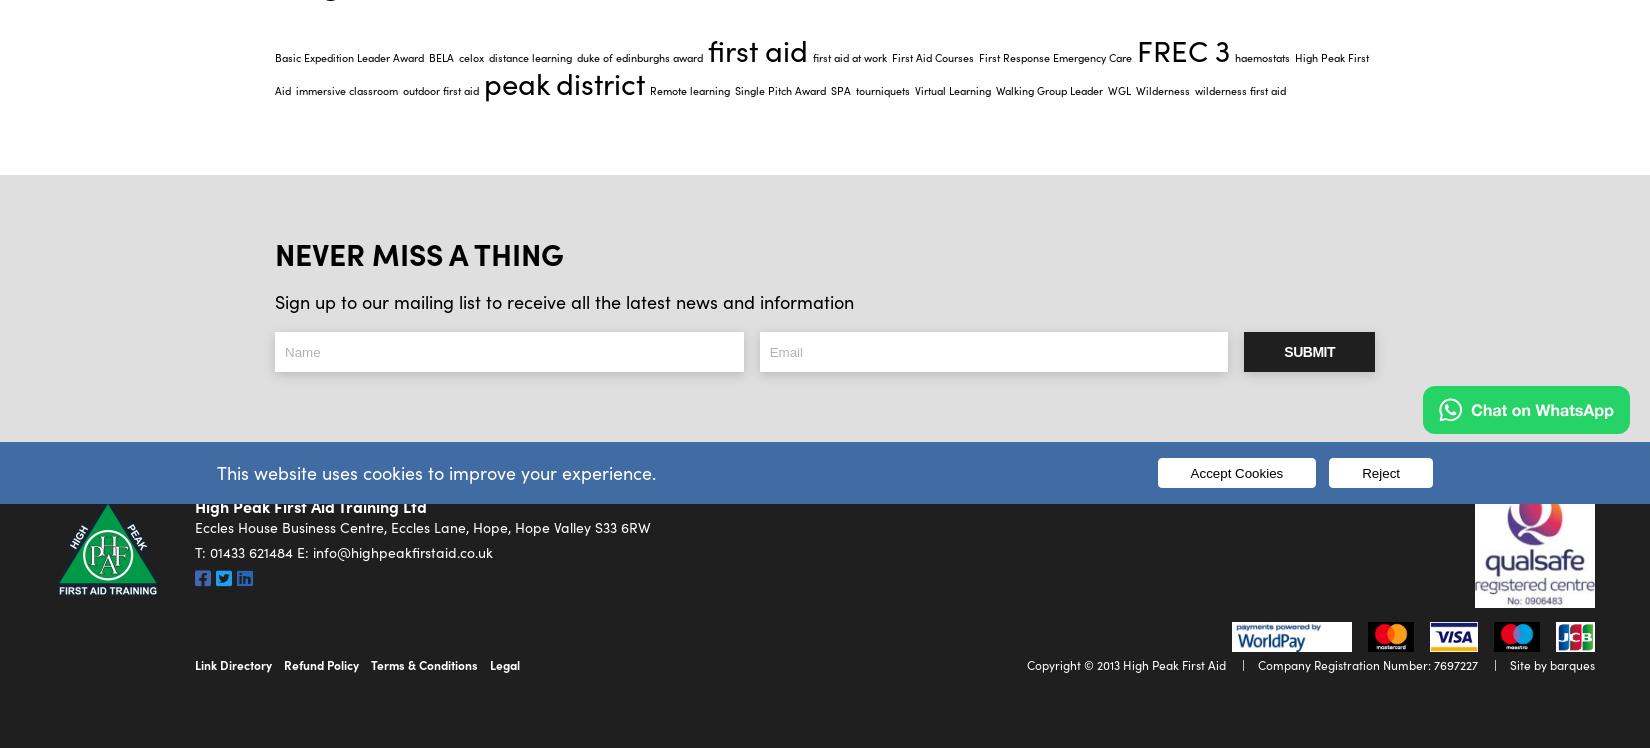 The image size is (1650, 748). I want to click on 'Terms & Conditions', so click(423, 664).